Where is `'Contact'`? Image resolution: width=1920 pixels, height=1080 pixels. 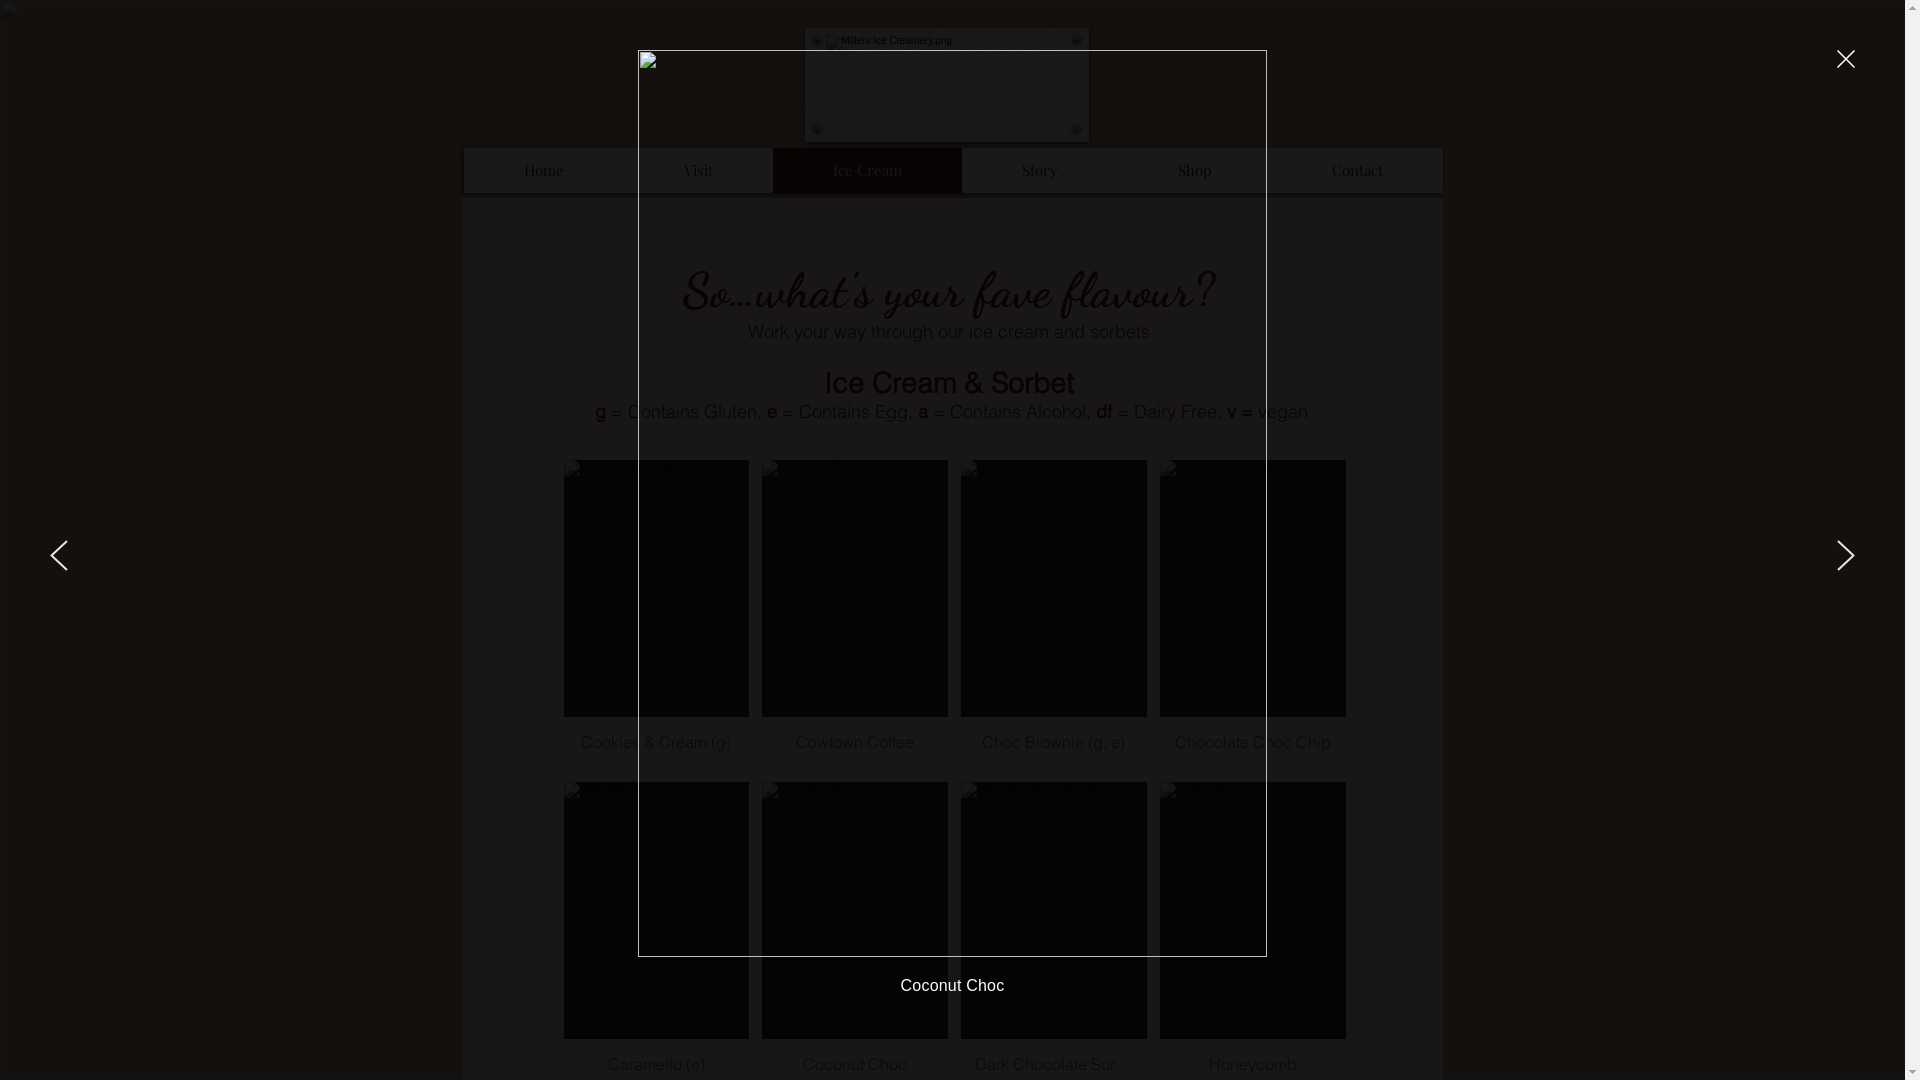 'Contact' is located at coordinates (1357, 169).